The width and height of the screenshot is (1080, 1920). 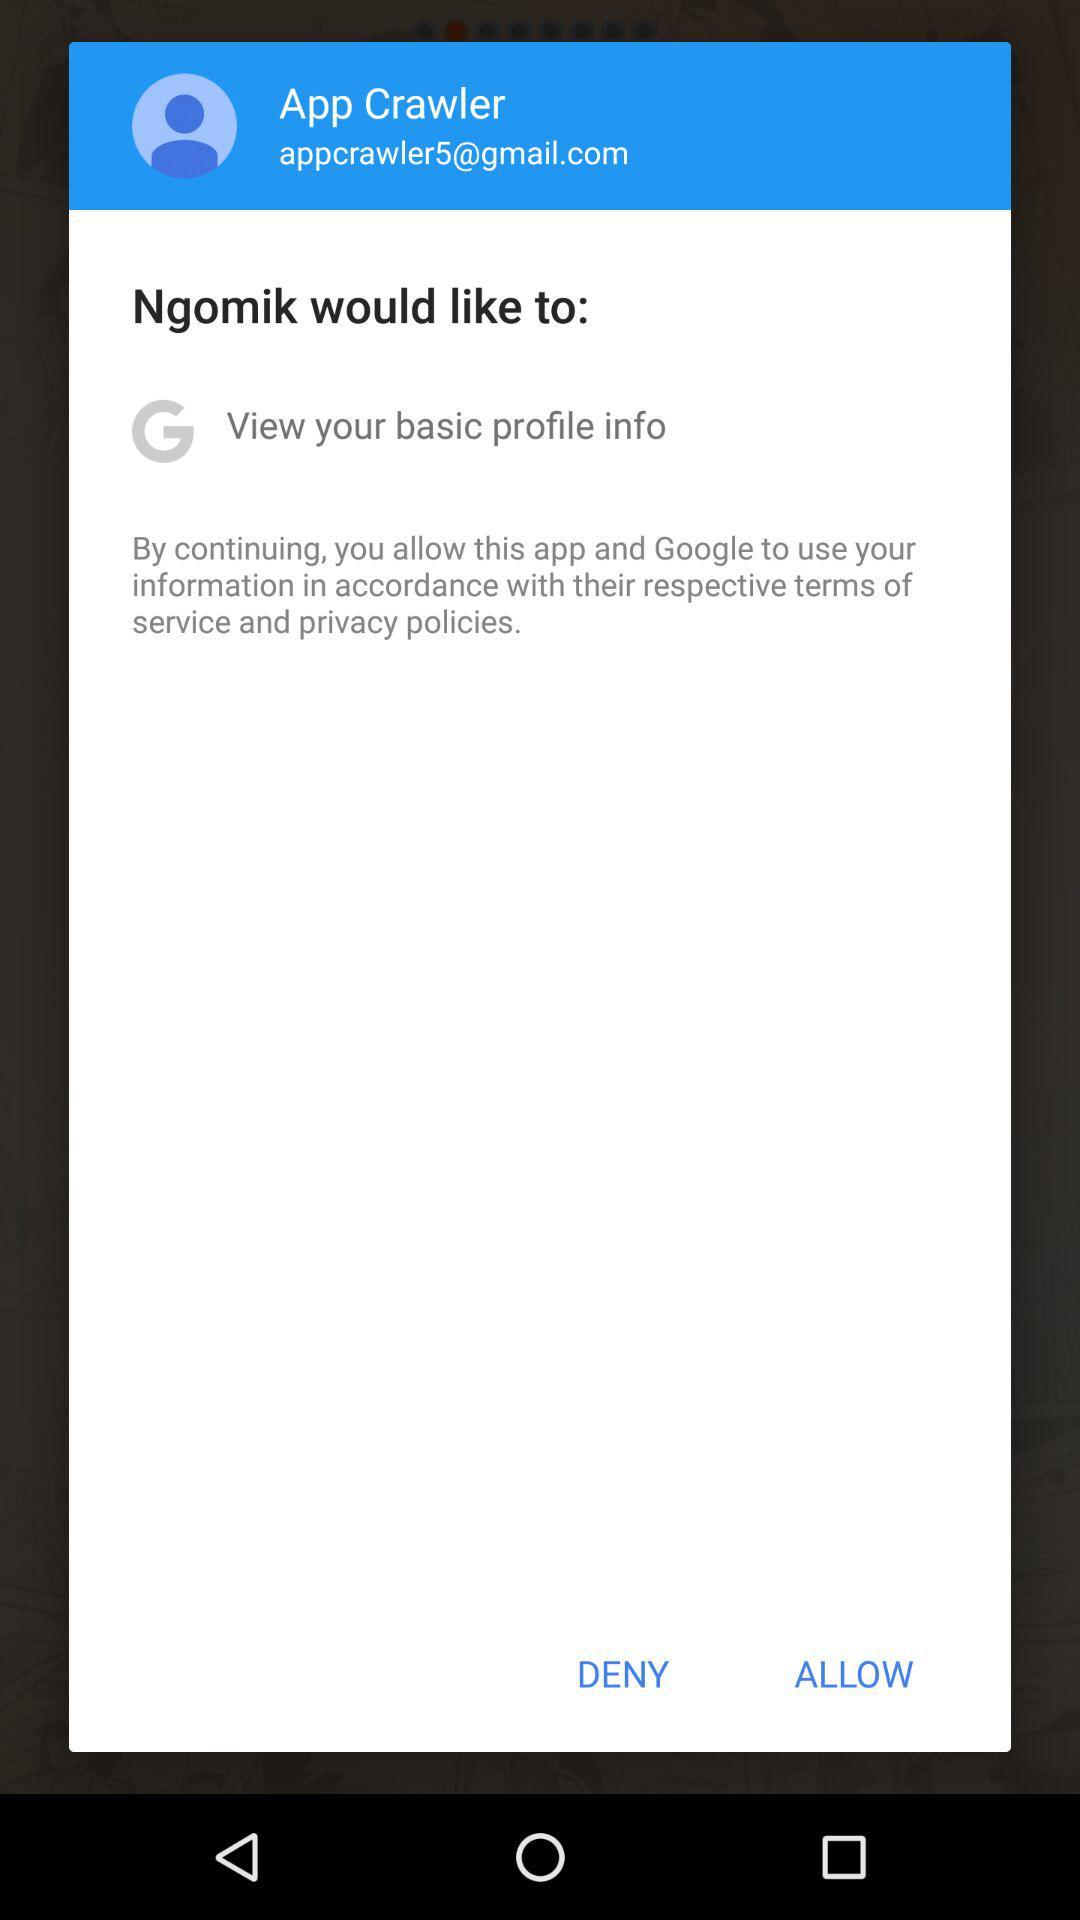 What do you see at coordinates (621, 1673) in the screenshot?
I see `the deny` at bounding box center [621, 1673].